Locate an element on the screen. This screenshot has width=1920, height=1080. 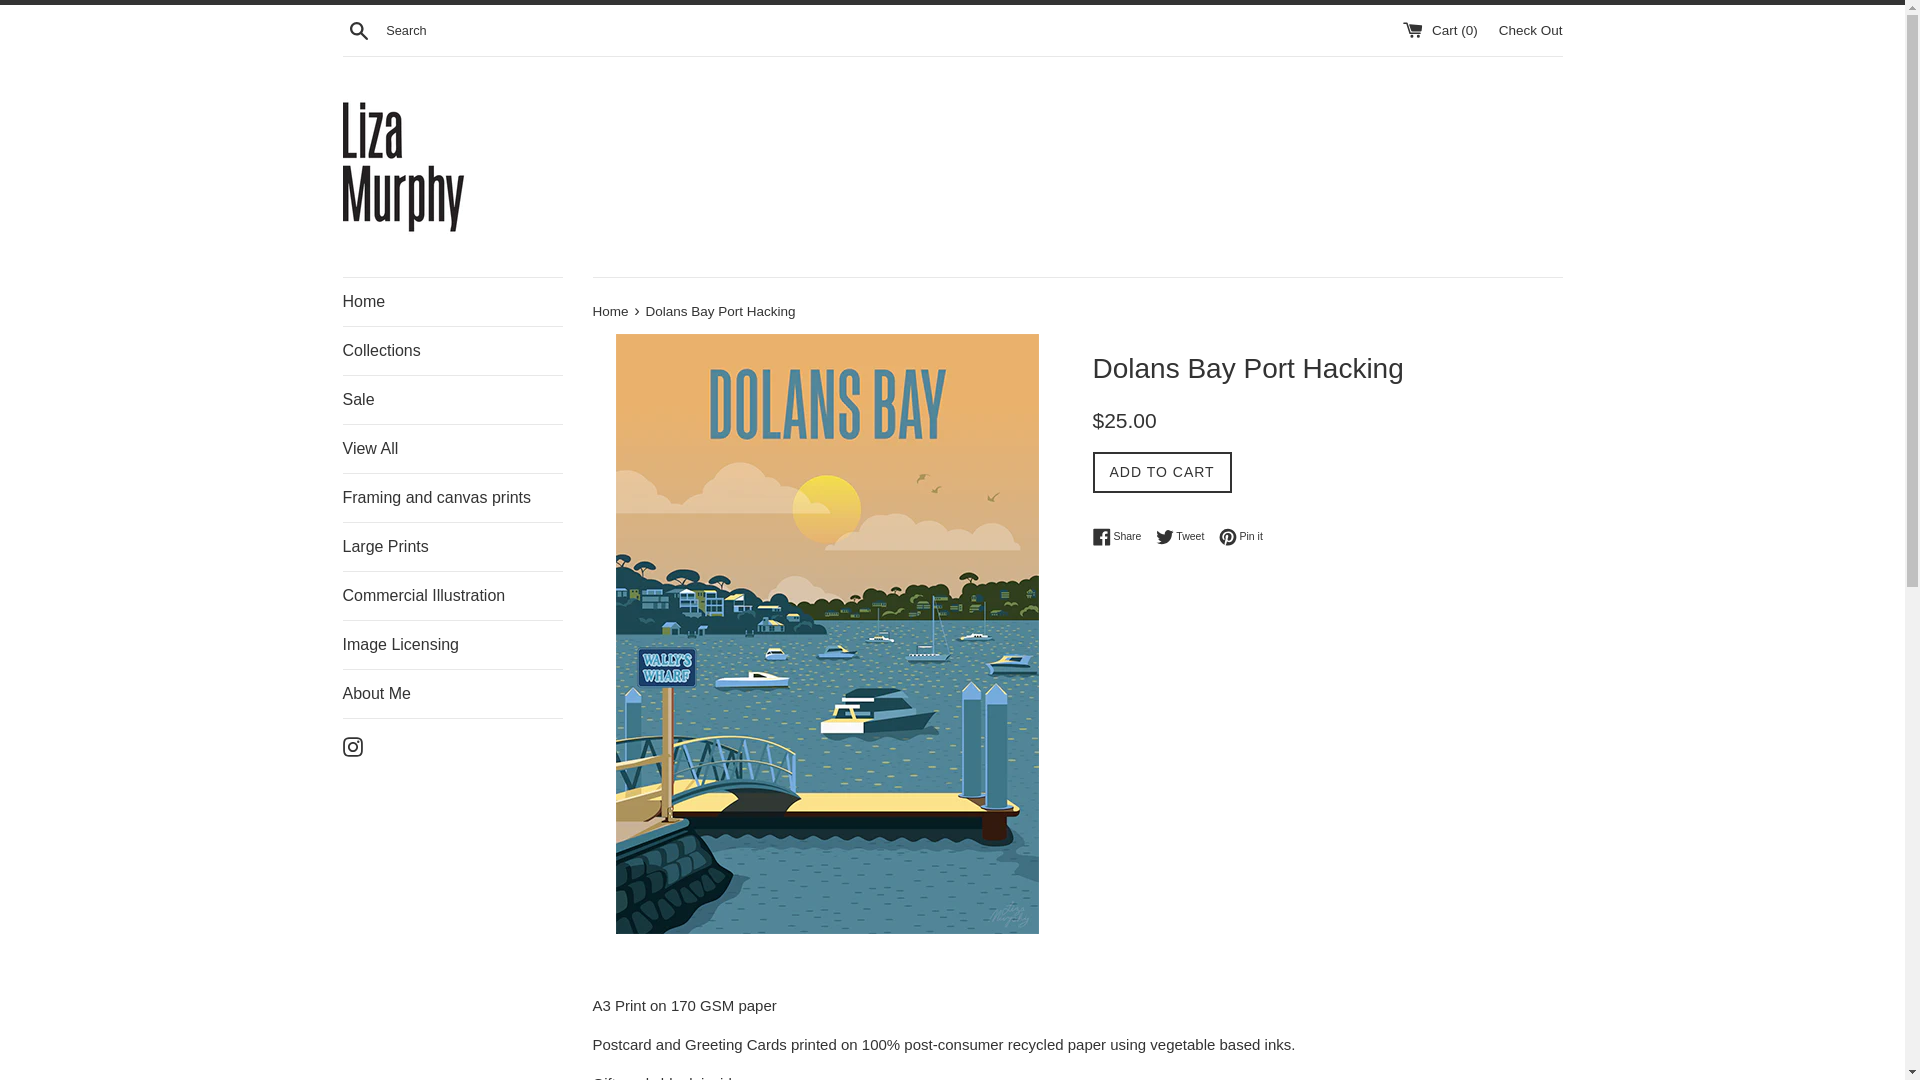
'Large Prints' is located at coordinates (450, 547).